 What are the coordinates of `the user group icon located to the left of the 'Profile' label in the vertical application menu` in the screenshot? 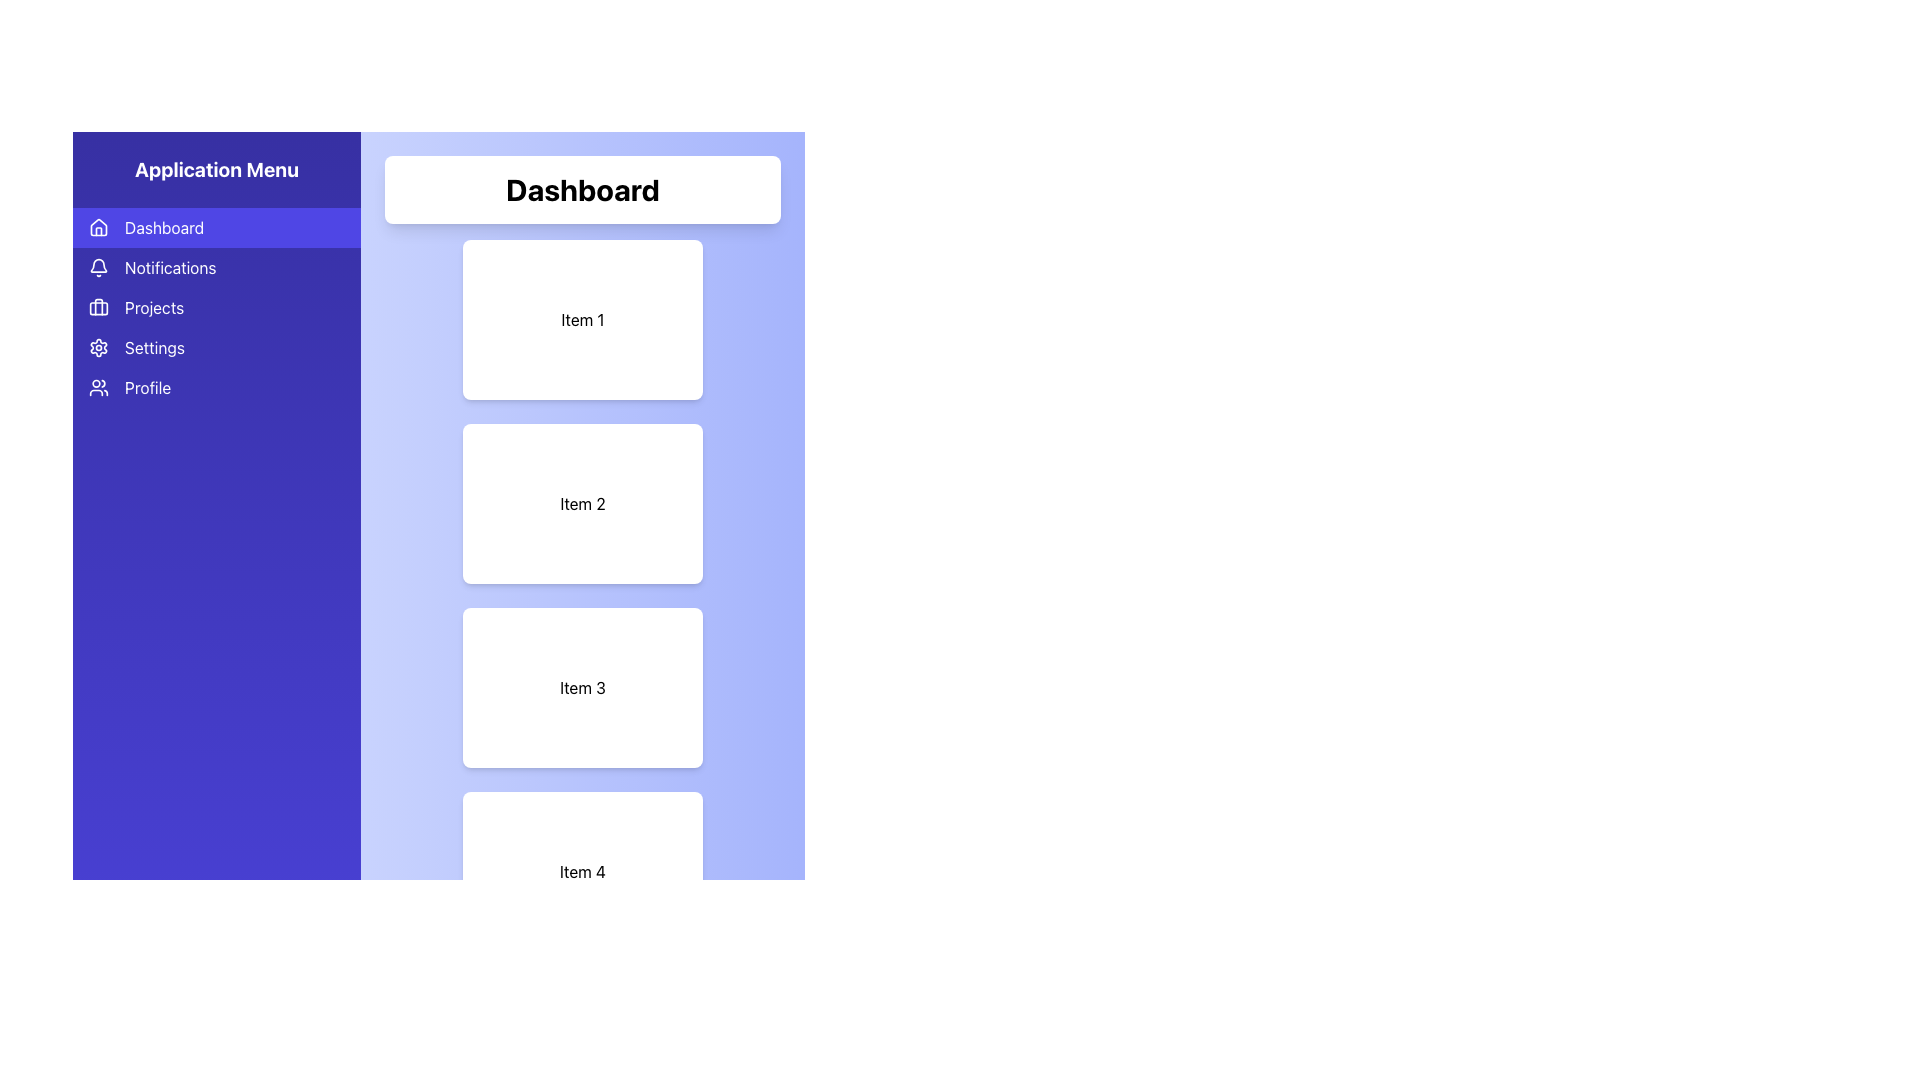 It's located at (98, 388).